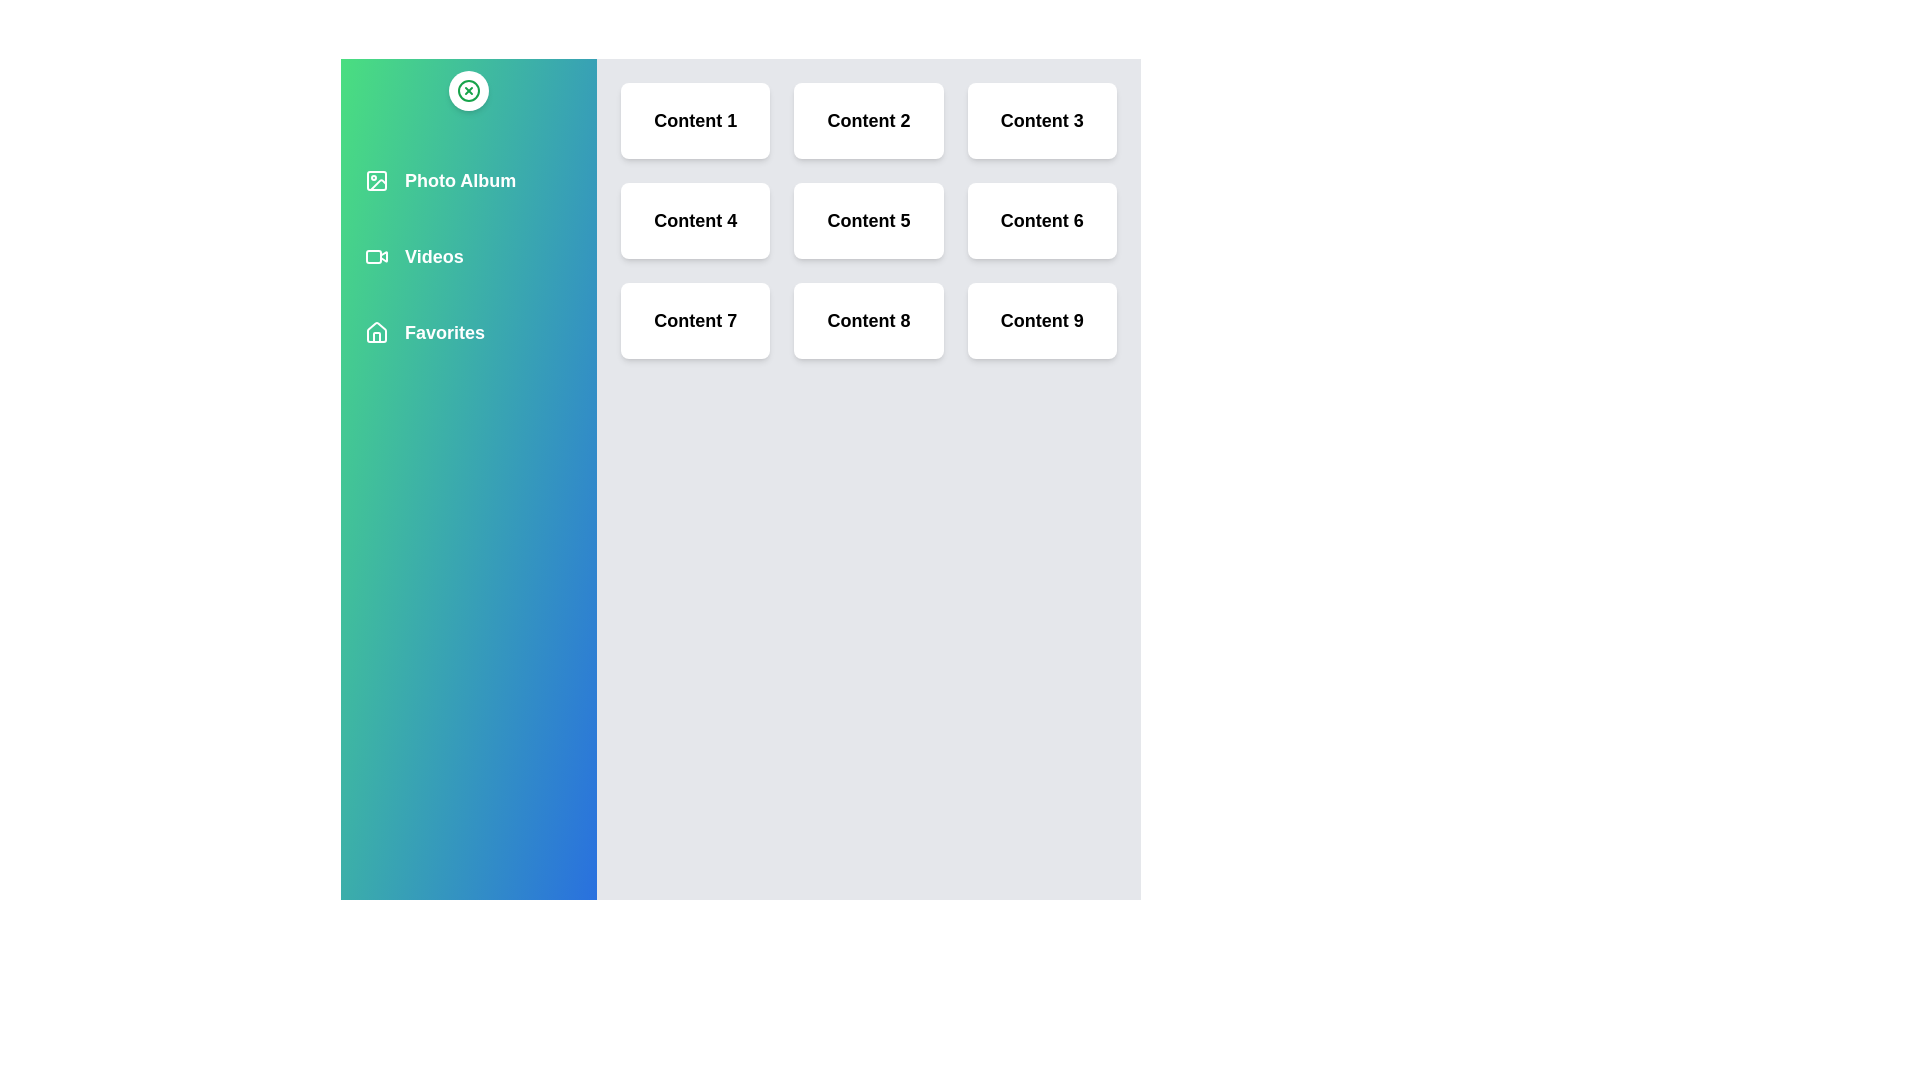 This screenshot has width=1920, height=1080. I want to click on the multimedia item Favorites from the list, so click(474, 331).